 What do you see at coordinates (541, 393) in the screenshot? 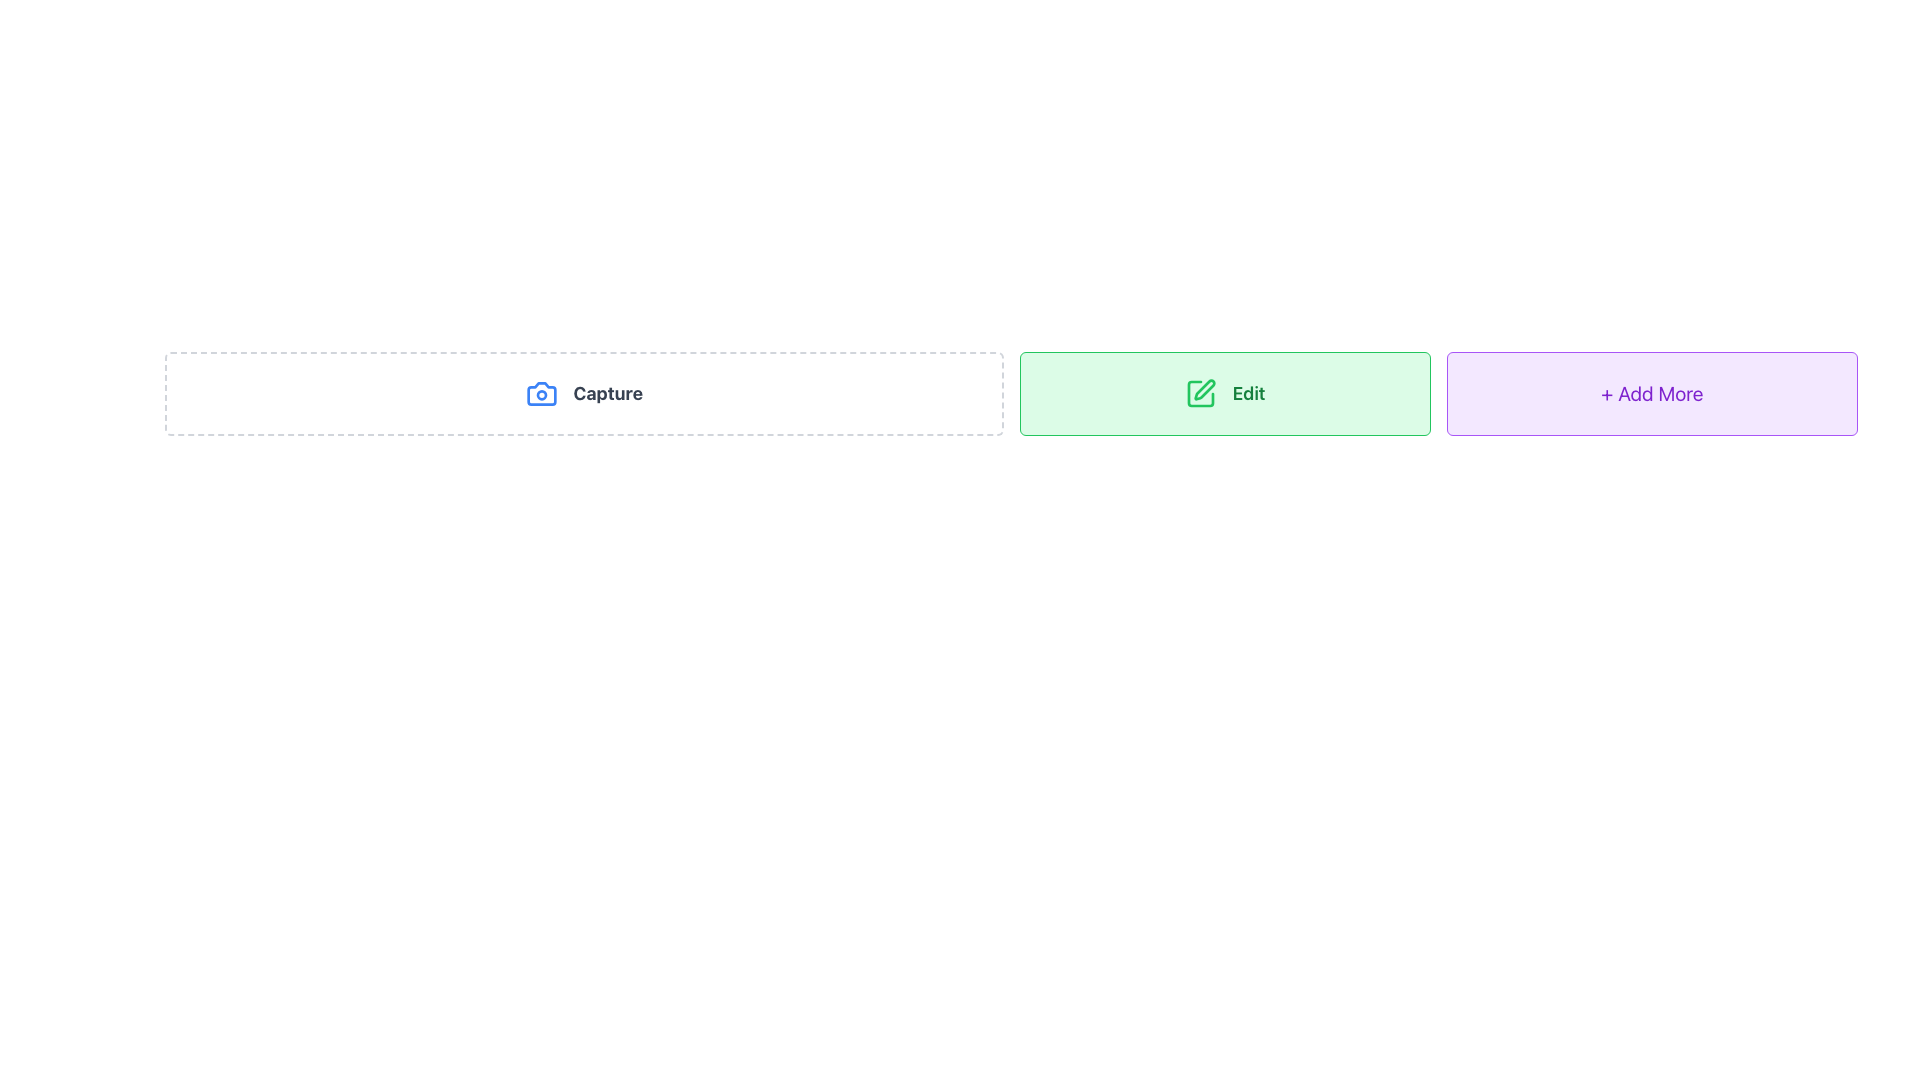
I see `the camera icon that is part of the 'Capture' button, located to the left of the button's text` at bounding box center [541, 393].